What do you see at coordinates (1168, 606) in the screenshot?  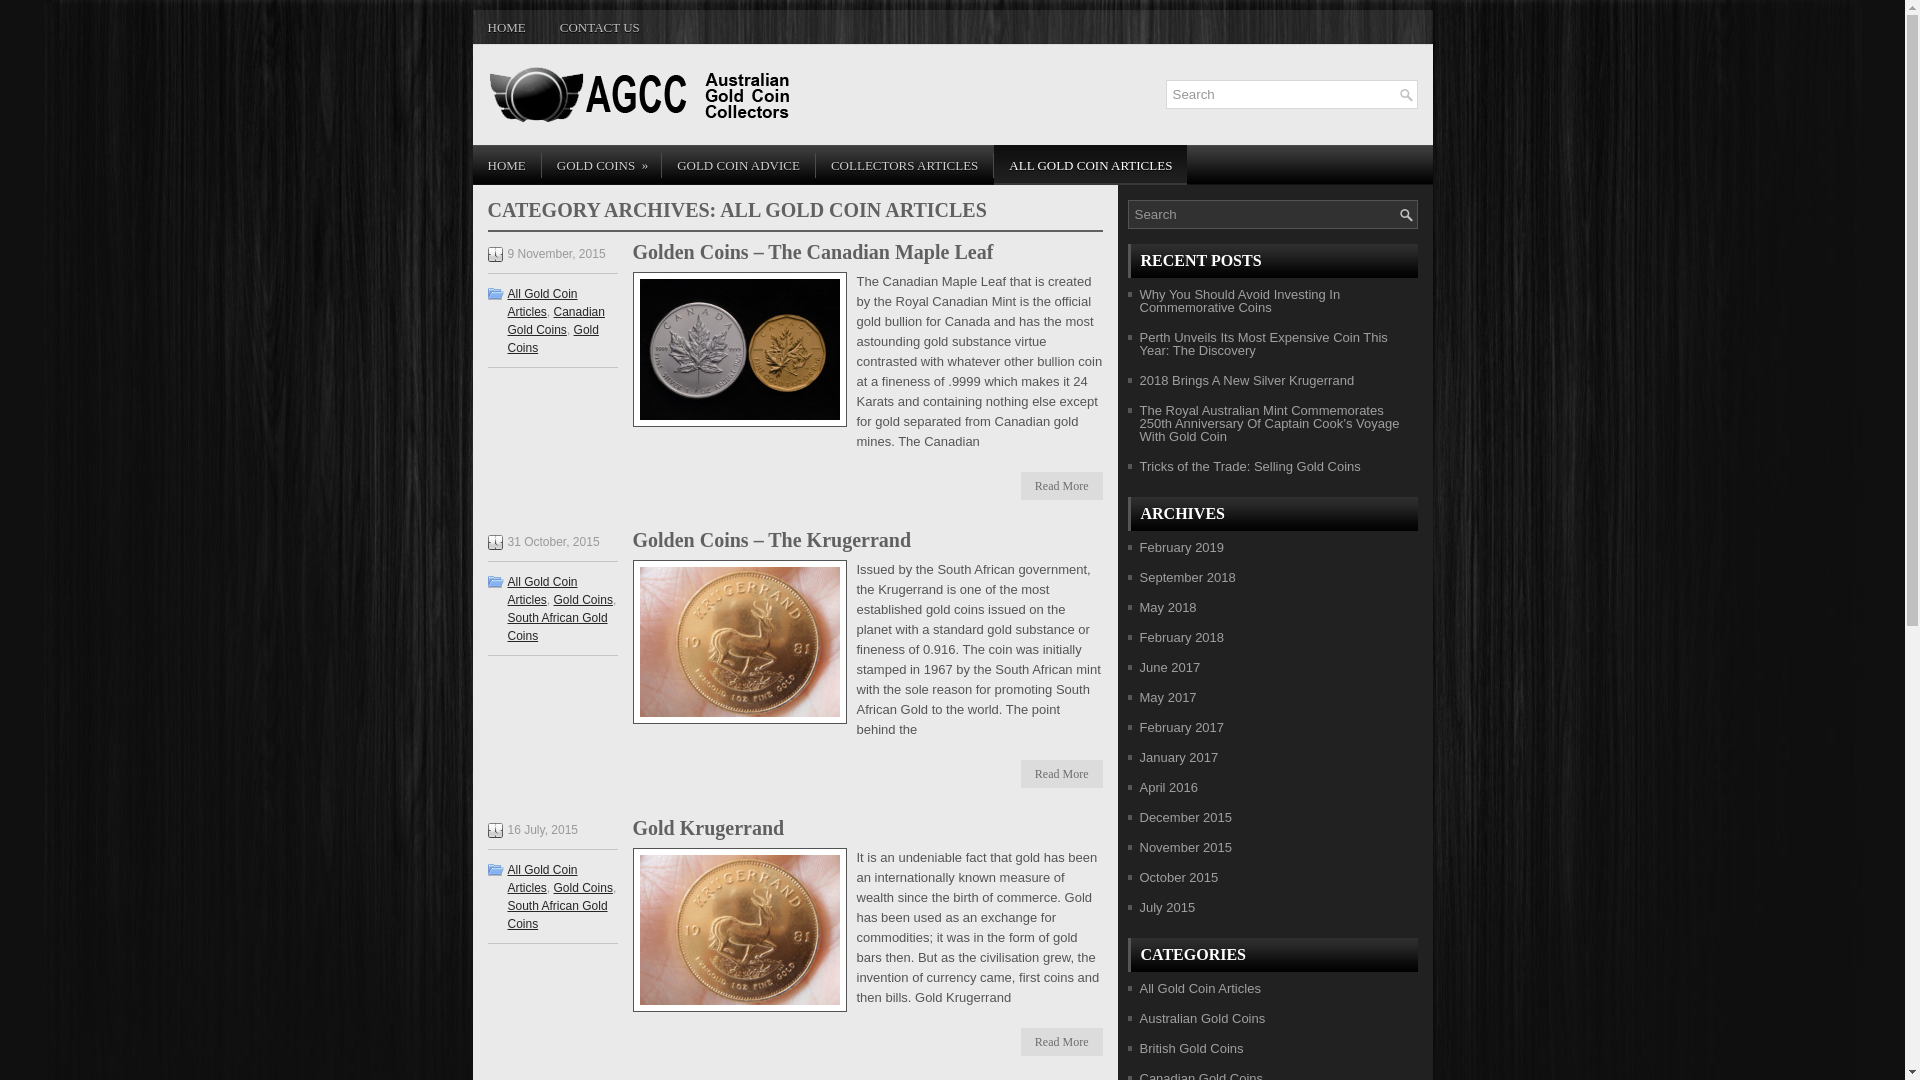 I see `'May 2018'` at bounding box center [1168, 606].